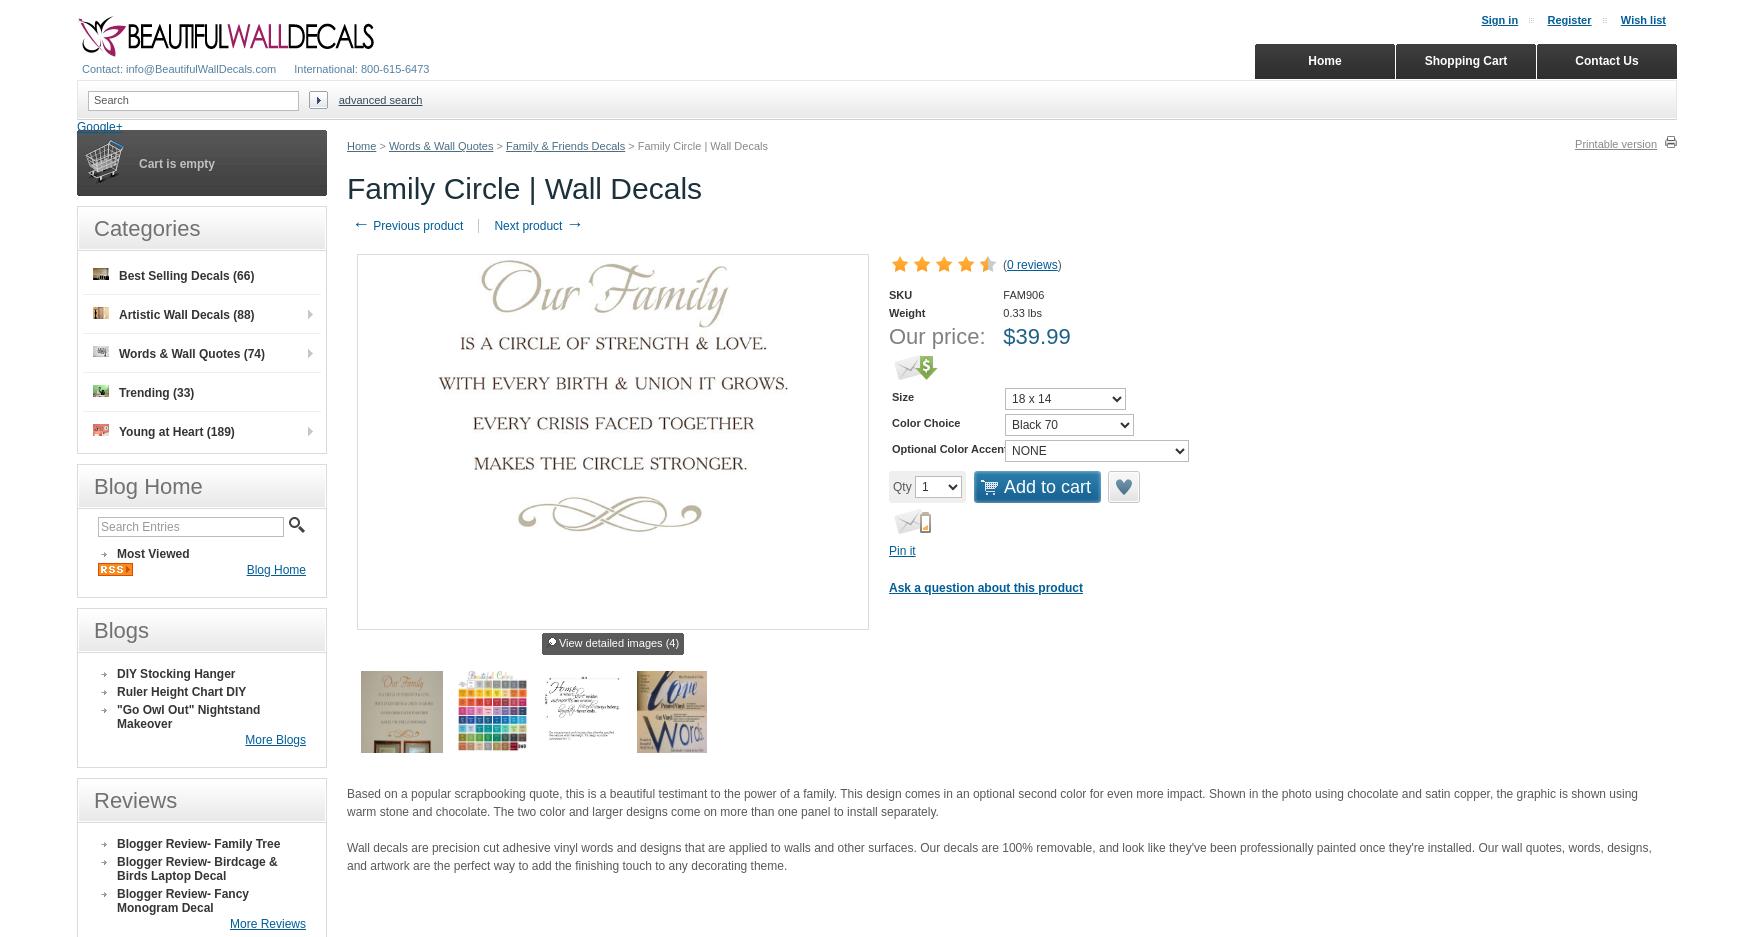 The height and width of the screenshot is (937, 1754). Describe the element at coordinates (134, 799) in the screenshot. I see `'Reviews'` at that location.